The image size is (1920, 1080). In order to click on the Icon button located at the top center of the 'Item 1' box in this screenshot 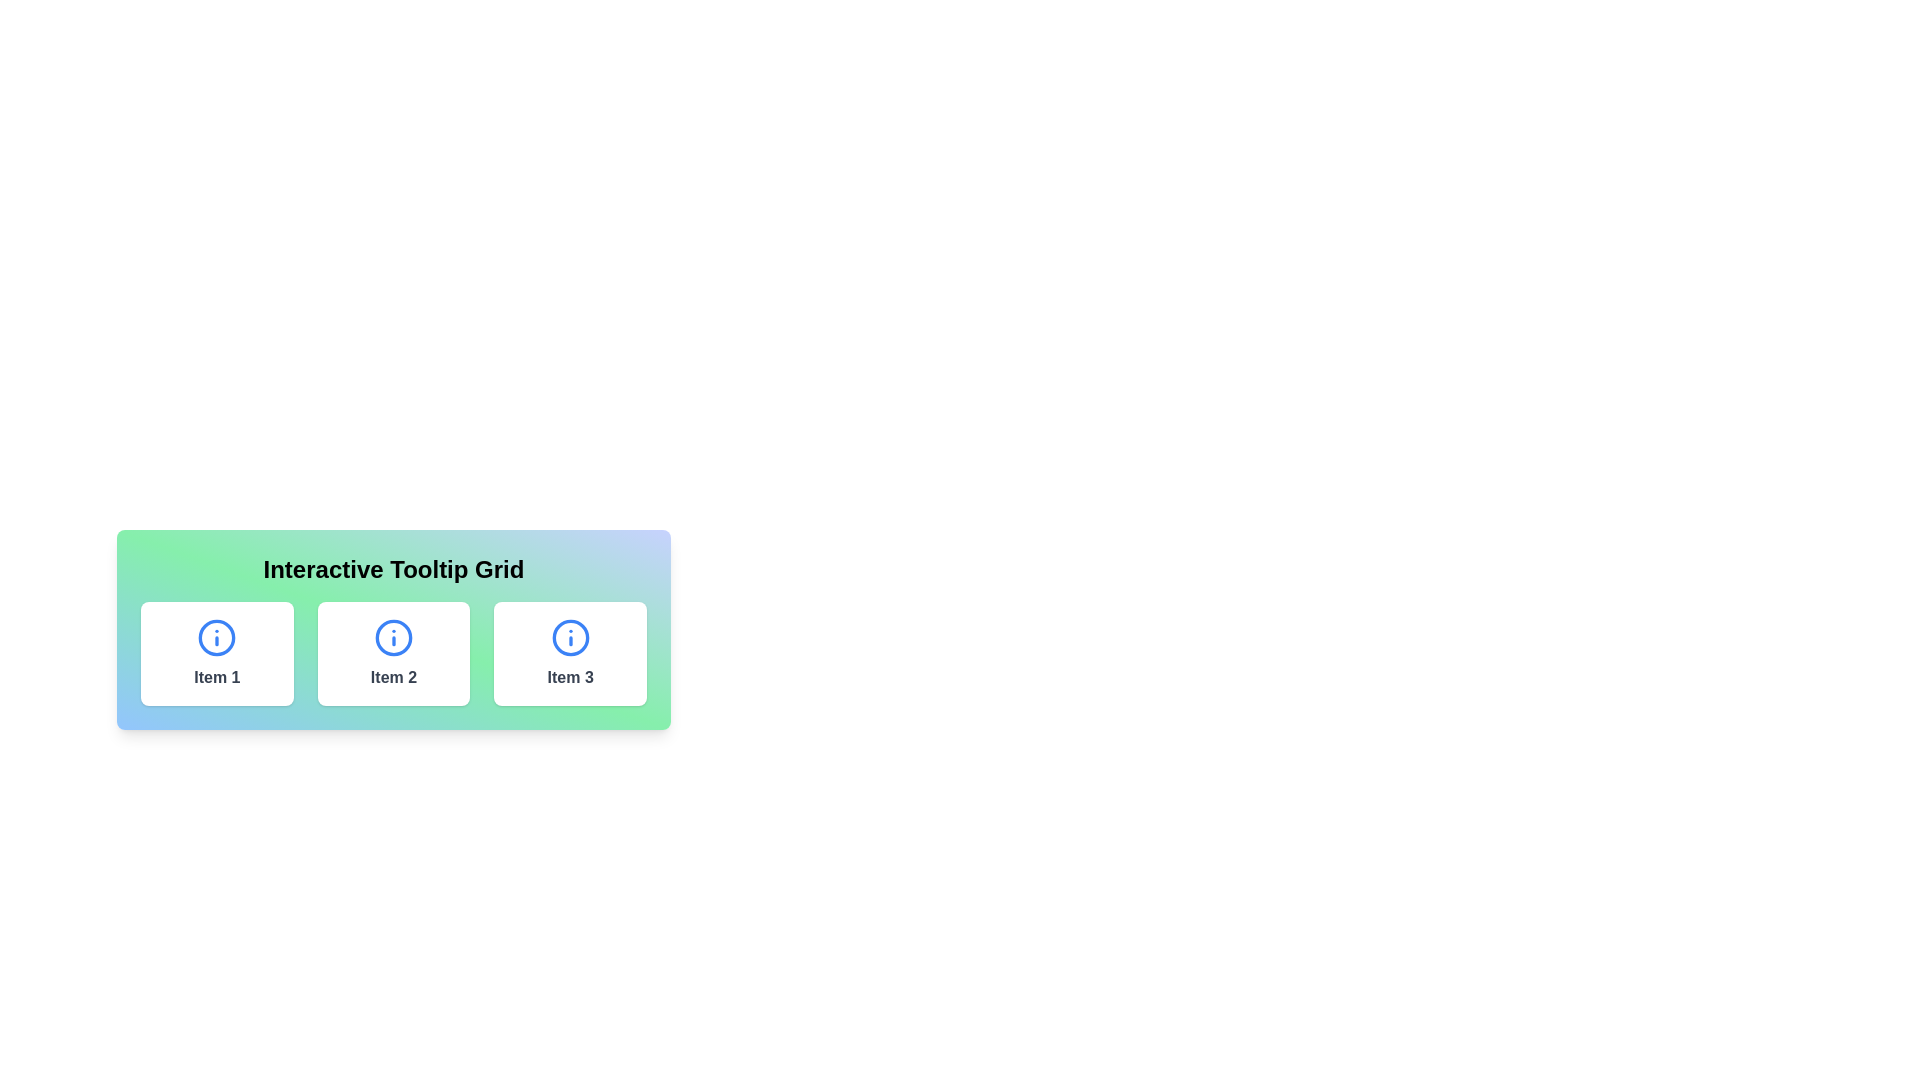, I will do `click(217, 637)`.